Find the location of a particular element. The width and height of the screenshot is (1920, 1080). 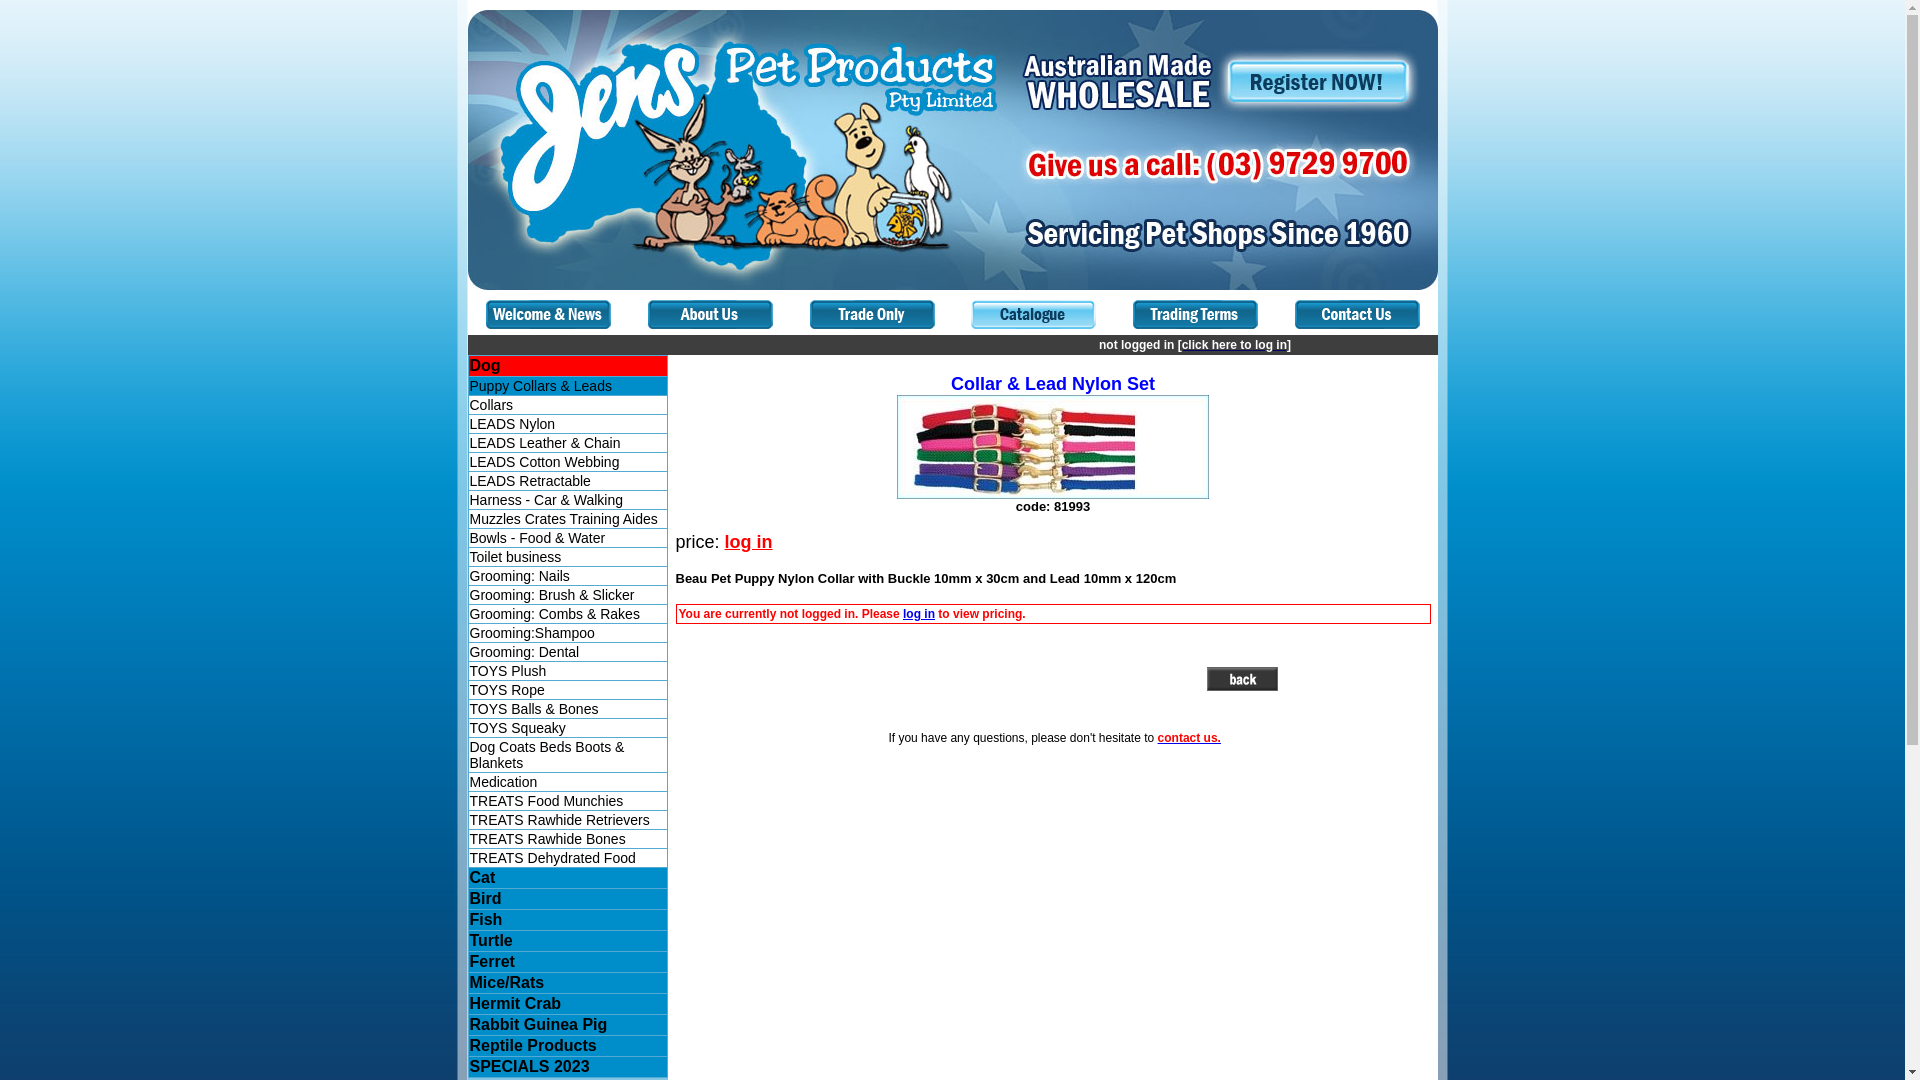

'TOYS Squeaky' is located at coordinates (565, 728).